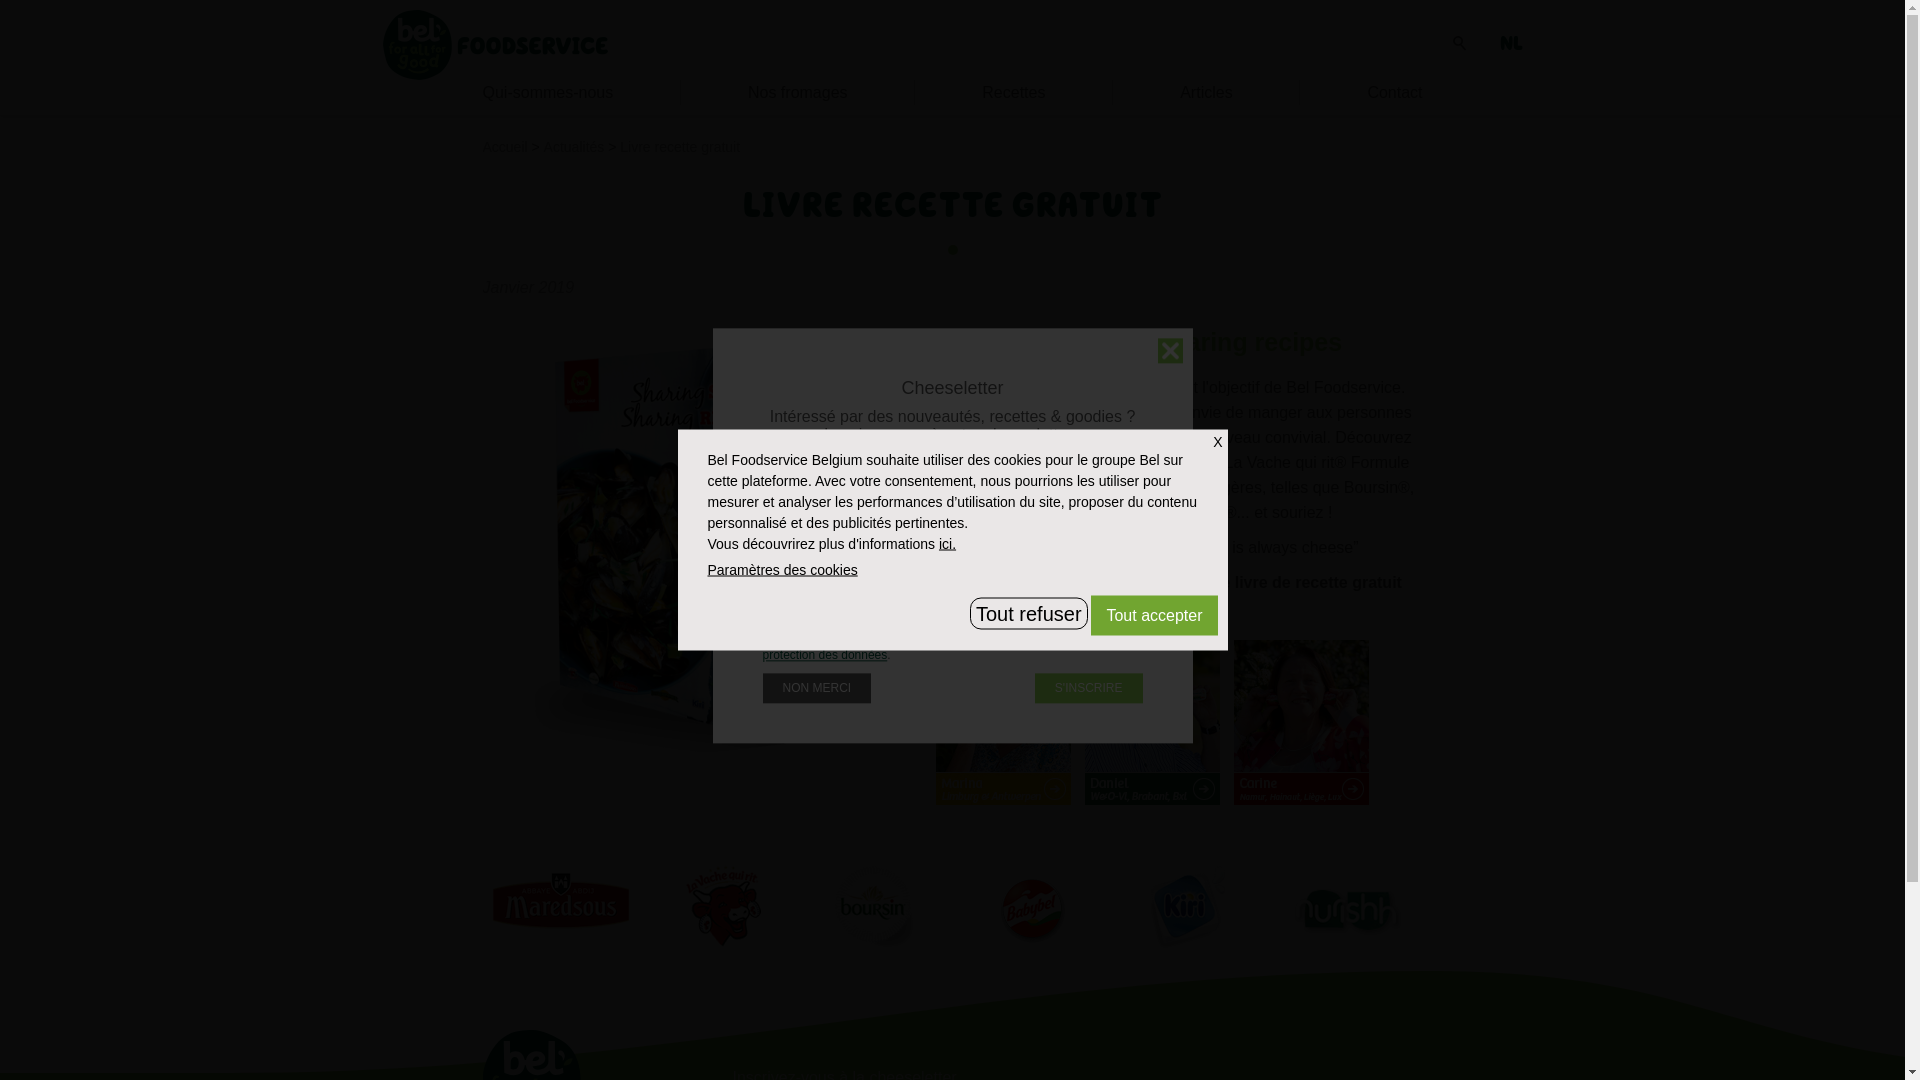  What do you see at coordinates (1511, 43) in the screenshot?
I see `'NL'` at bounding box center [1511, 43].